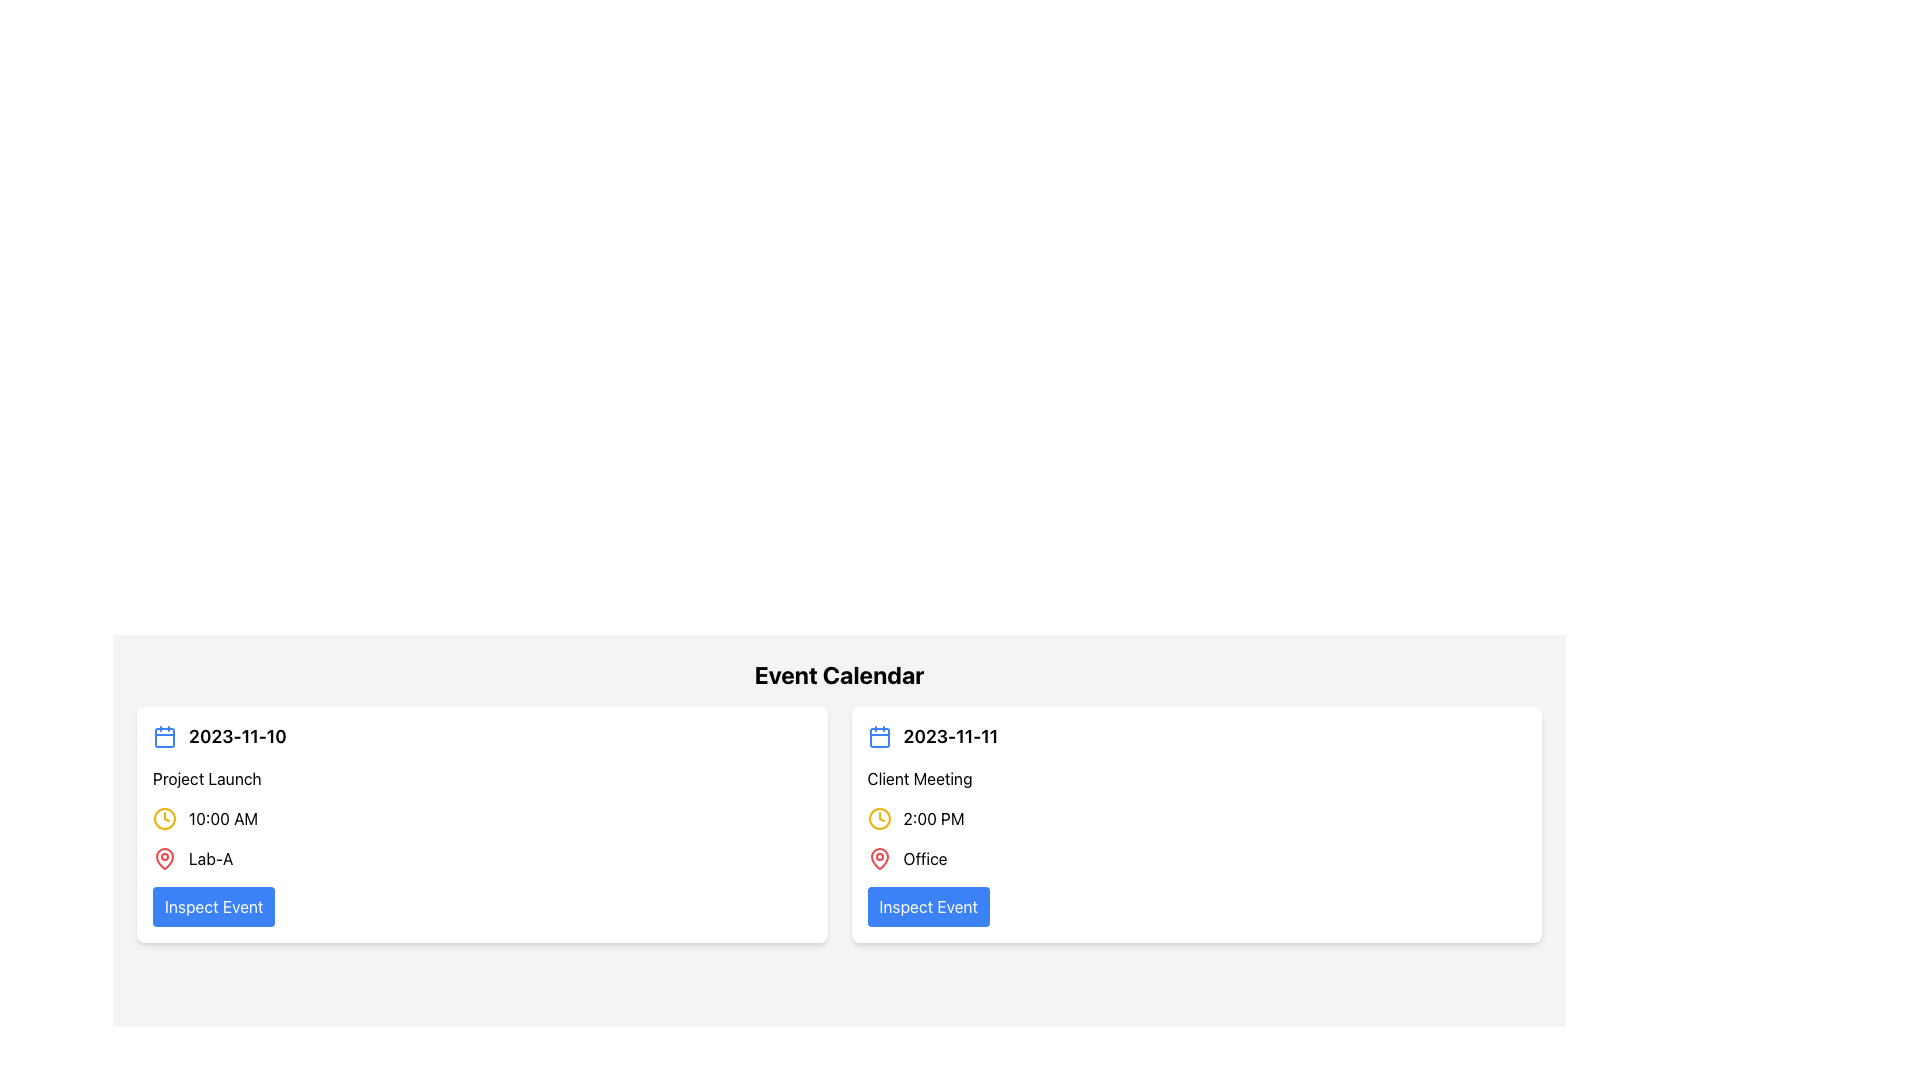 This screenshot has height=1080, width=1920. What do you see at coordinates (933, 818) in the screenshot?
I see `text displayed in the Text Label showing '2:00 PM', which is styled in black and is located to the right of a yellow clock icon in the calendar interface` at bounding box center [933, 818].